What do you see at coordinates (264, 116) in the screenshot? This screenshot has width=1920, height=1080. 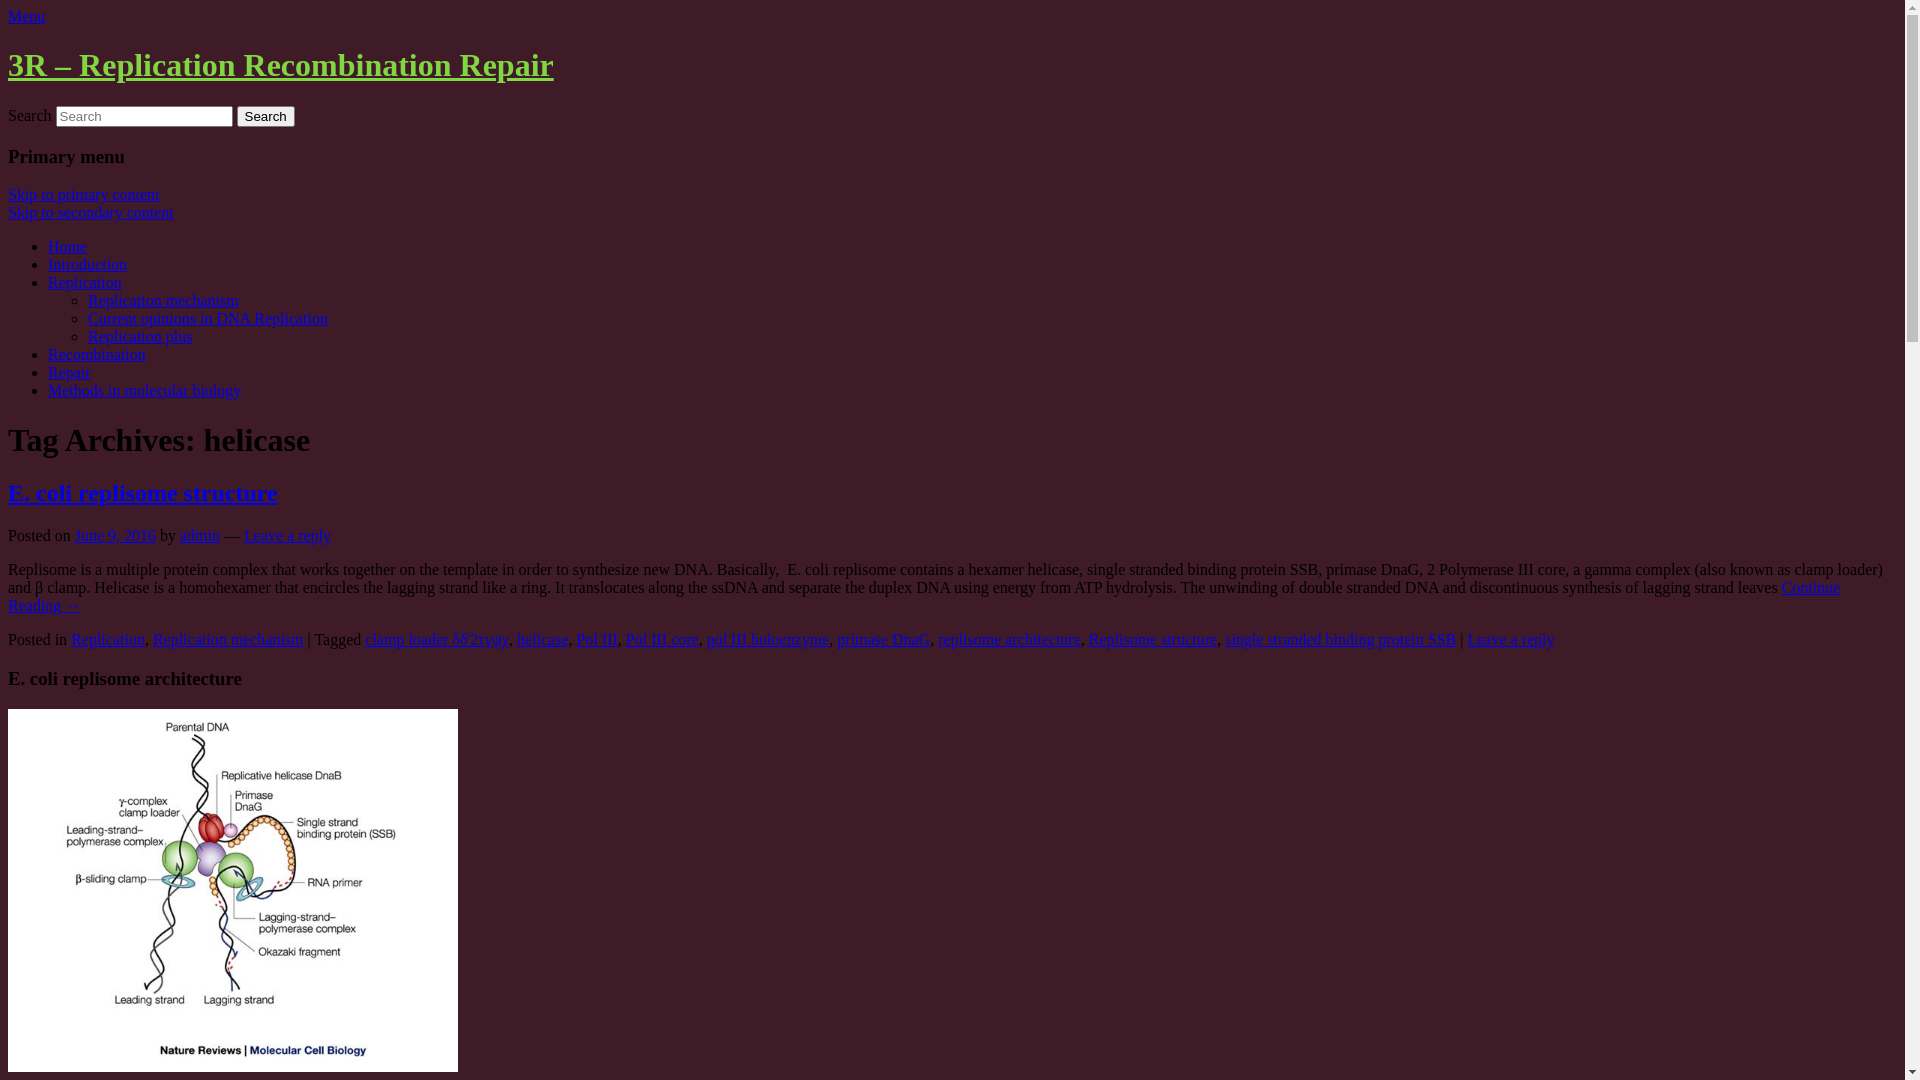 I see `'Search'` at bounding box center [264, 116].